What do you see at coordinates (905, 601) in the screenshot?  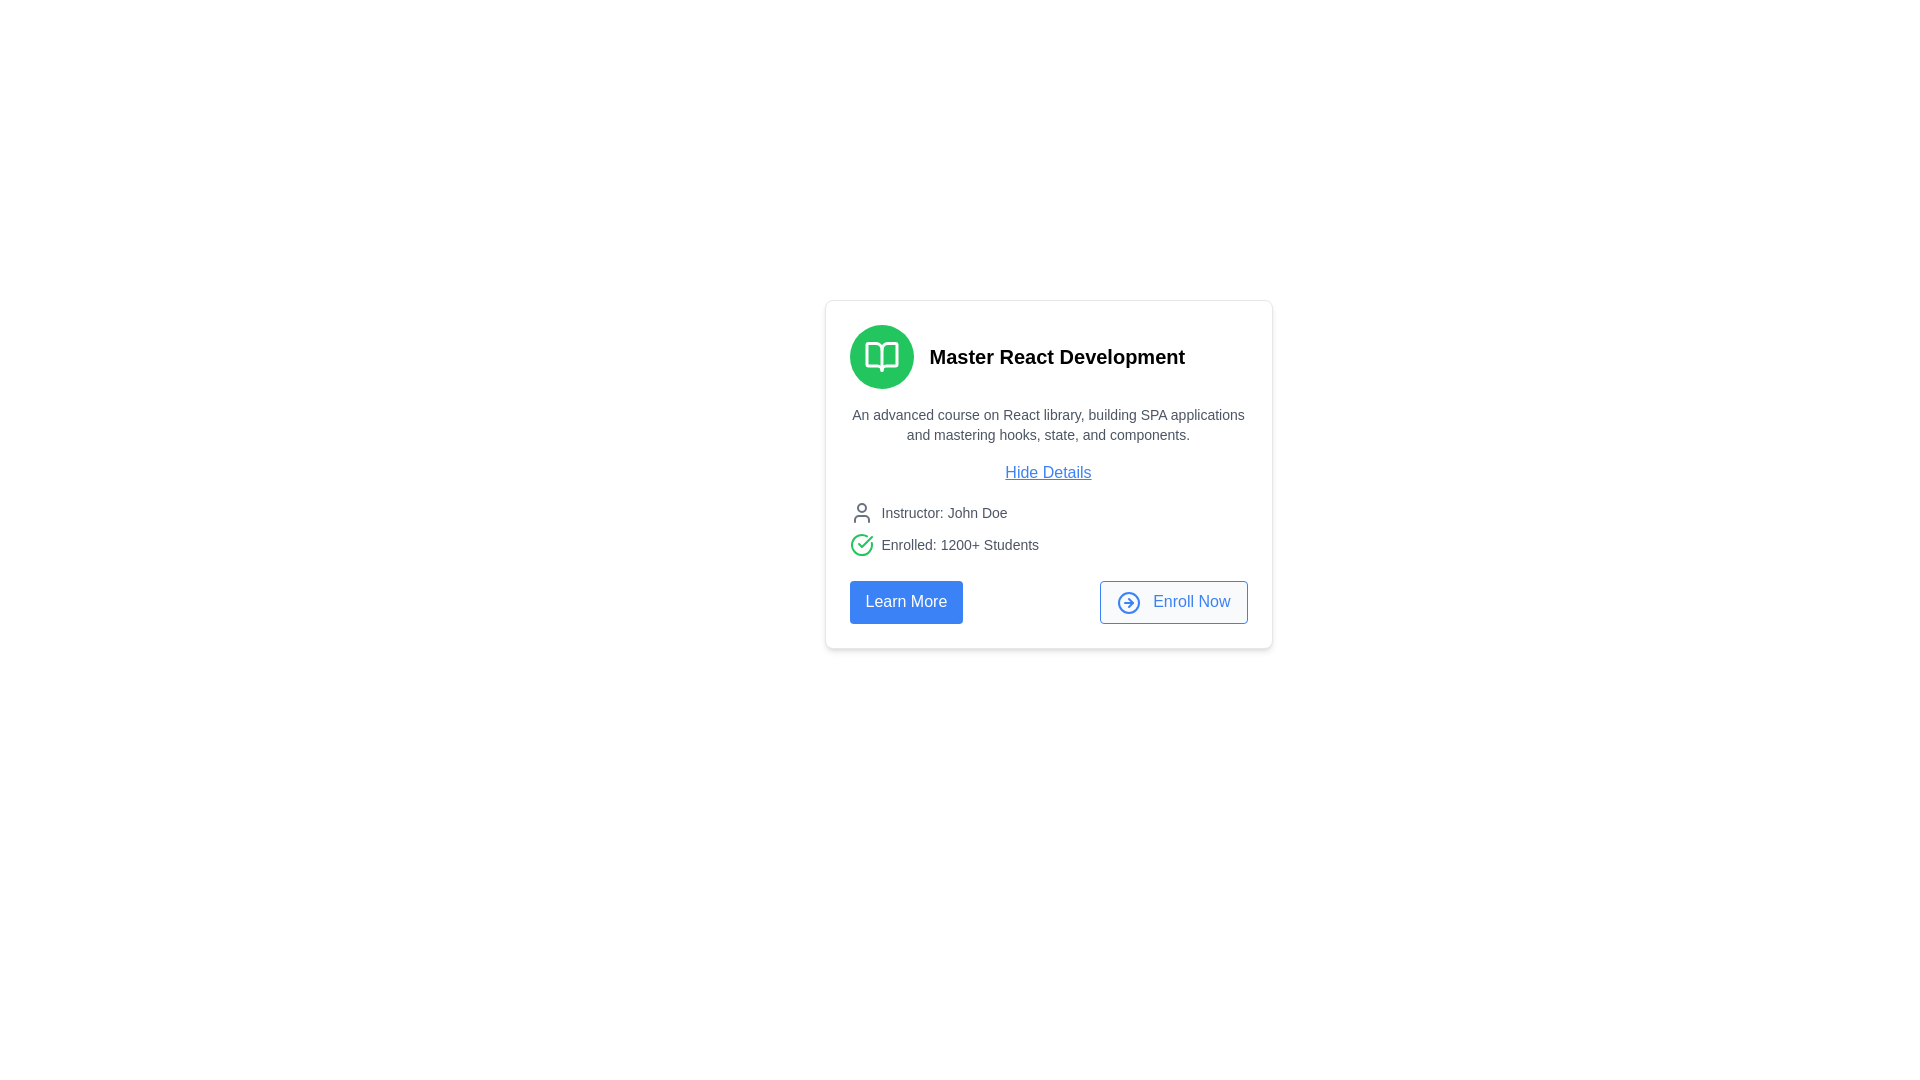 I see `the 'Learn More' button located to the left of the 'Enroll Now' button at the bottom center of the card component` at bounding box center [905, 601].